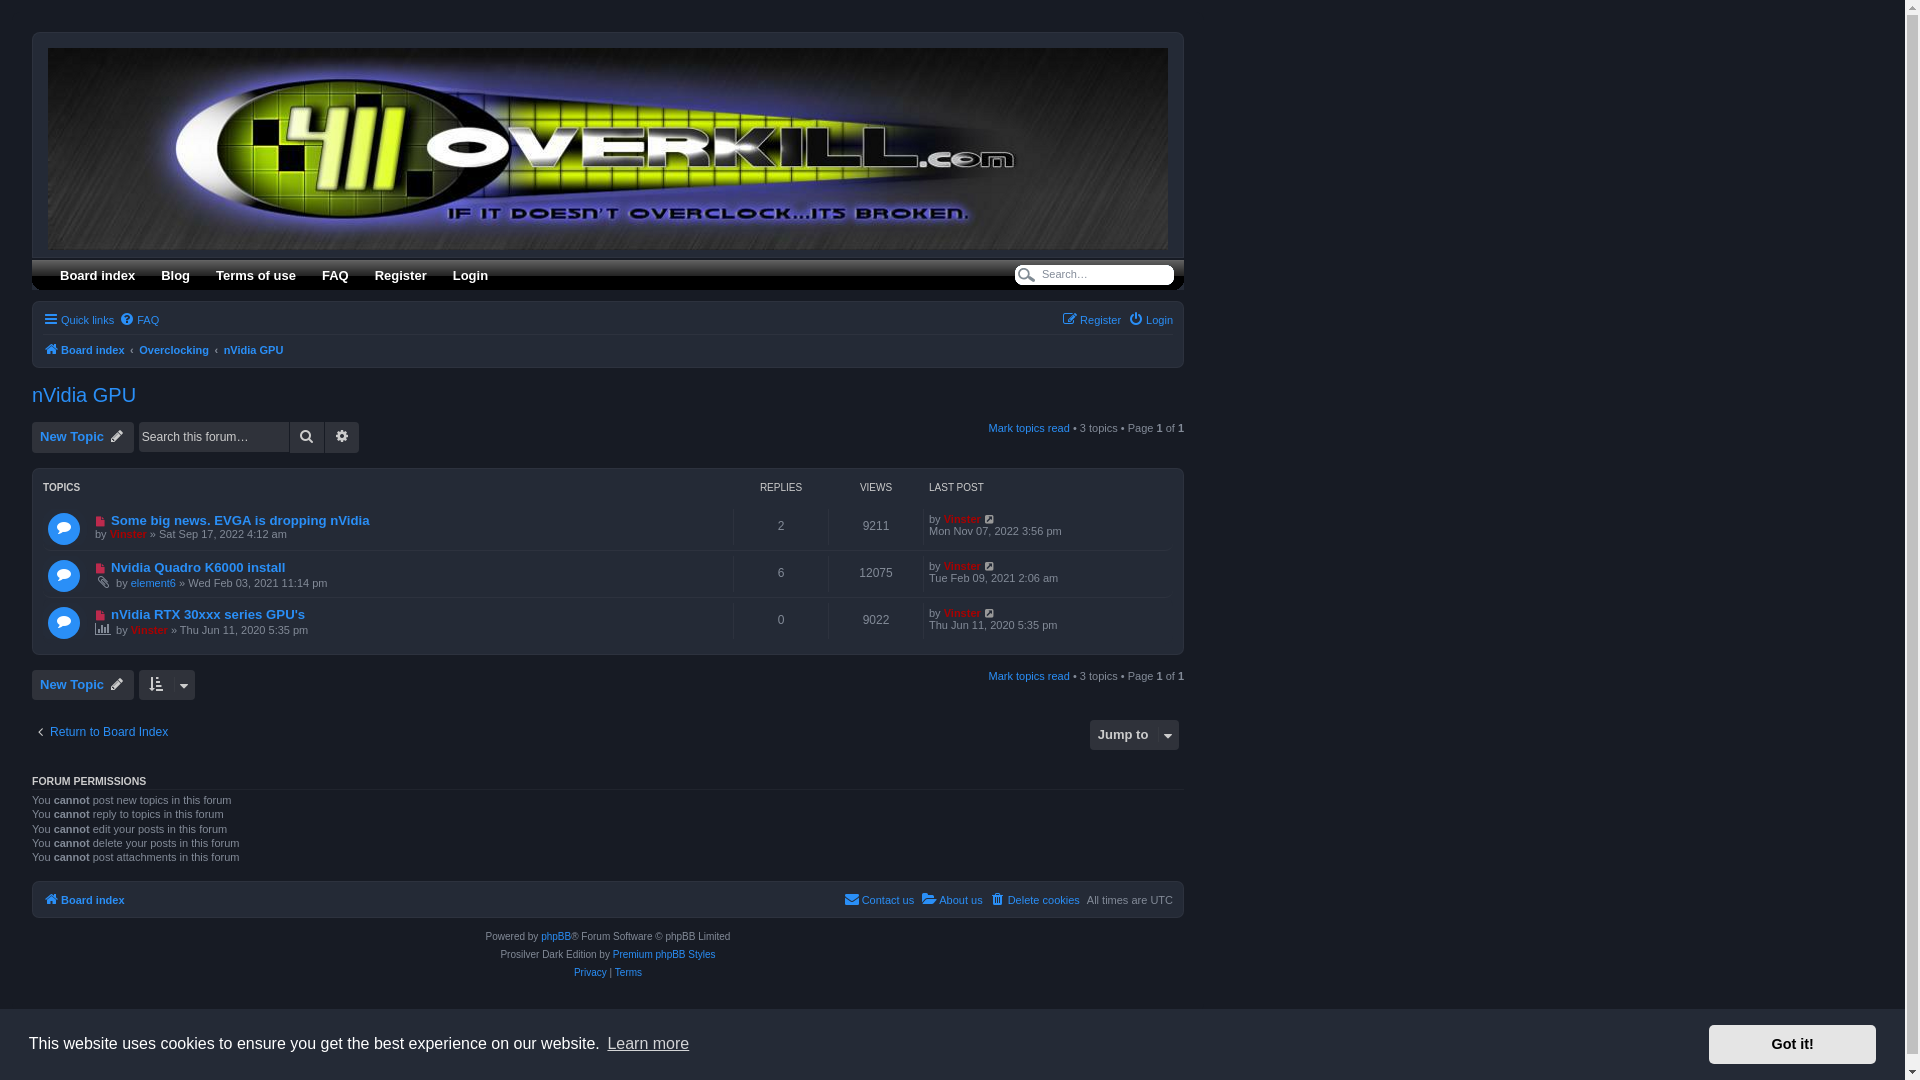 The image size is (1920, 1080). What do you see at coordinates (648, 1043) in the screenshot?
I see `'Learn more'` at bounding box center [648, 1043].